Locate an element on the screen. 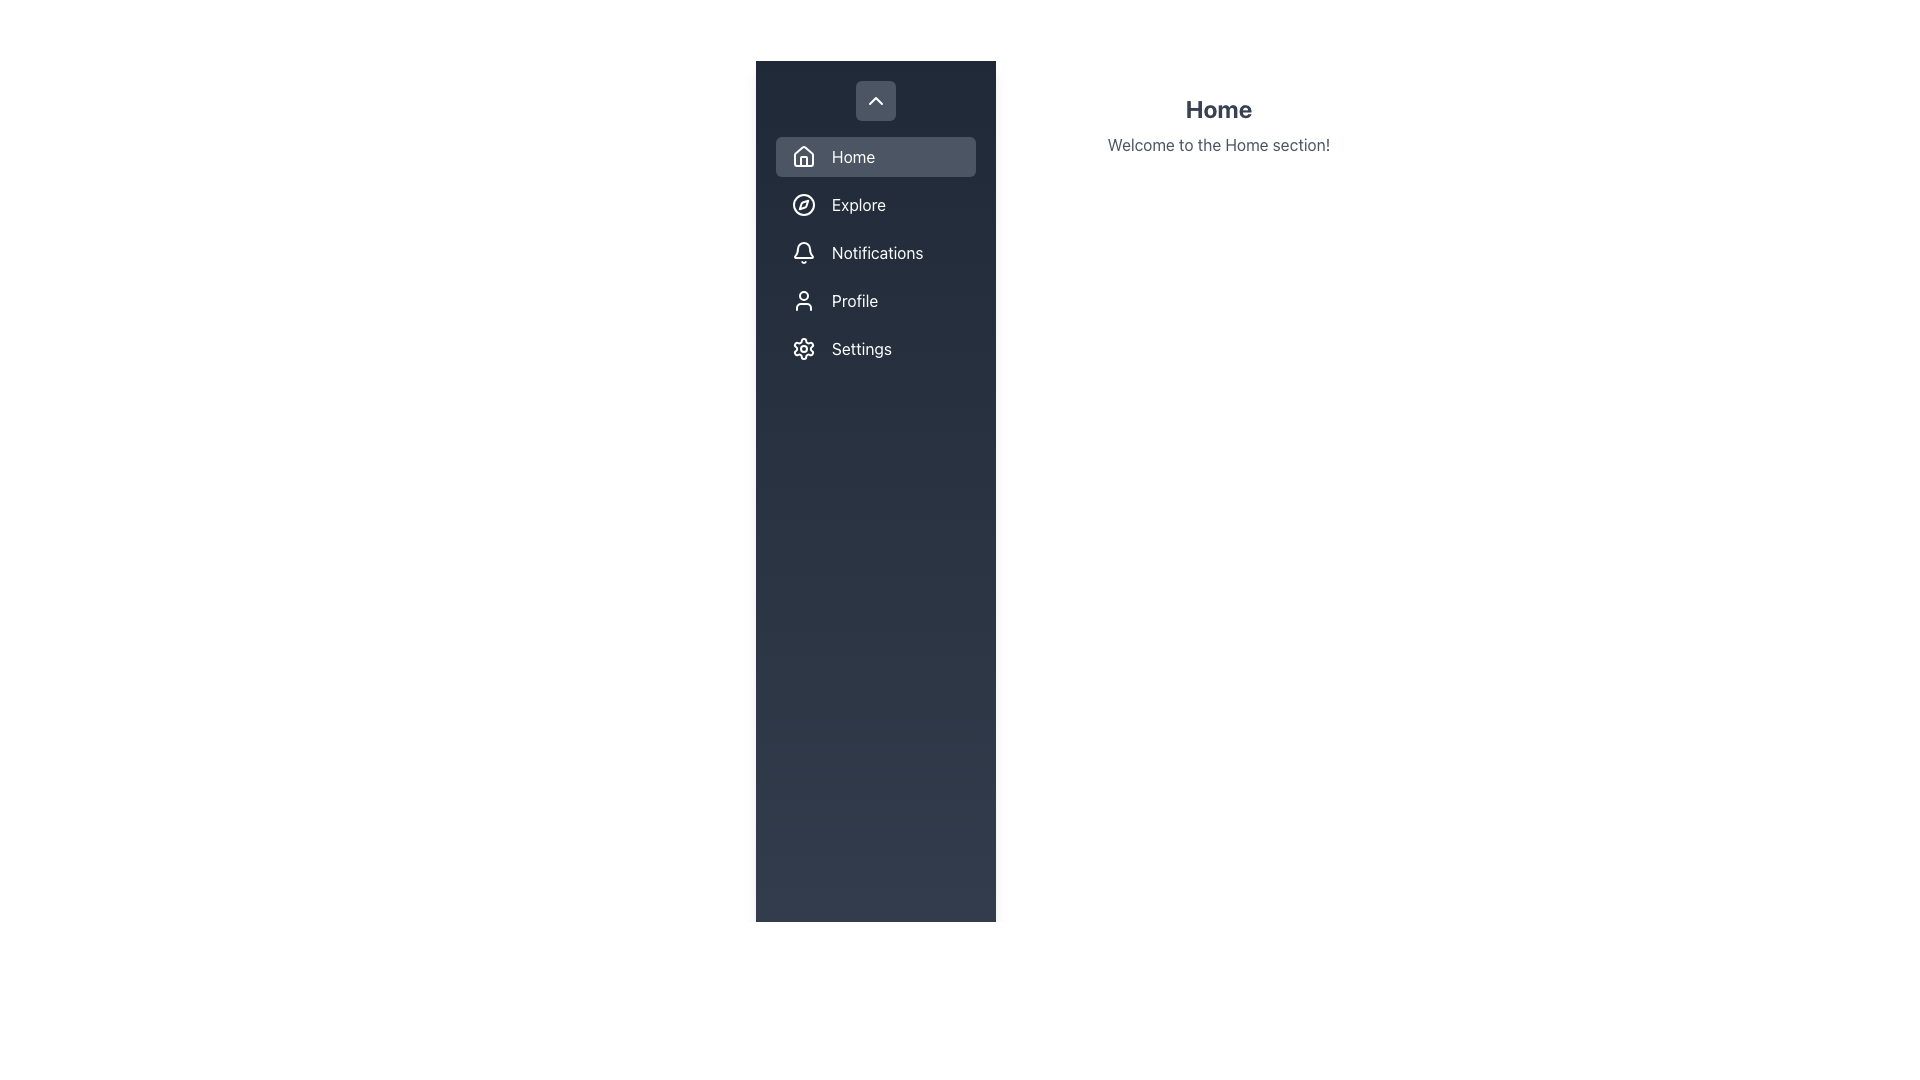 This screenshot has height=1080, width=1920. the circular icon in the sidebar navigation menu adjacent to the 'Explore' label is located at coordinates (804, 204).